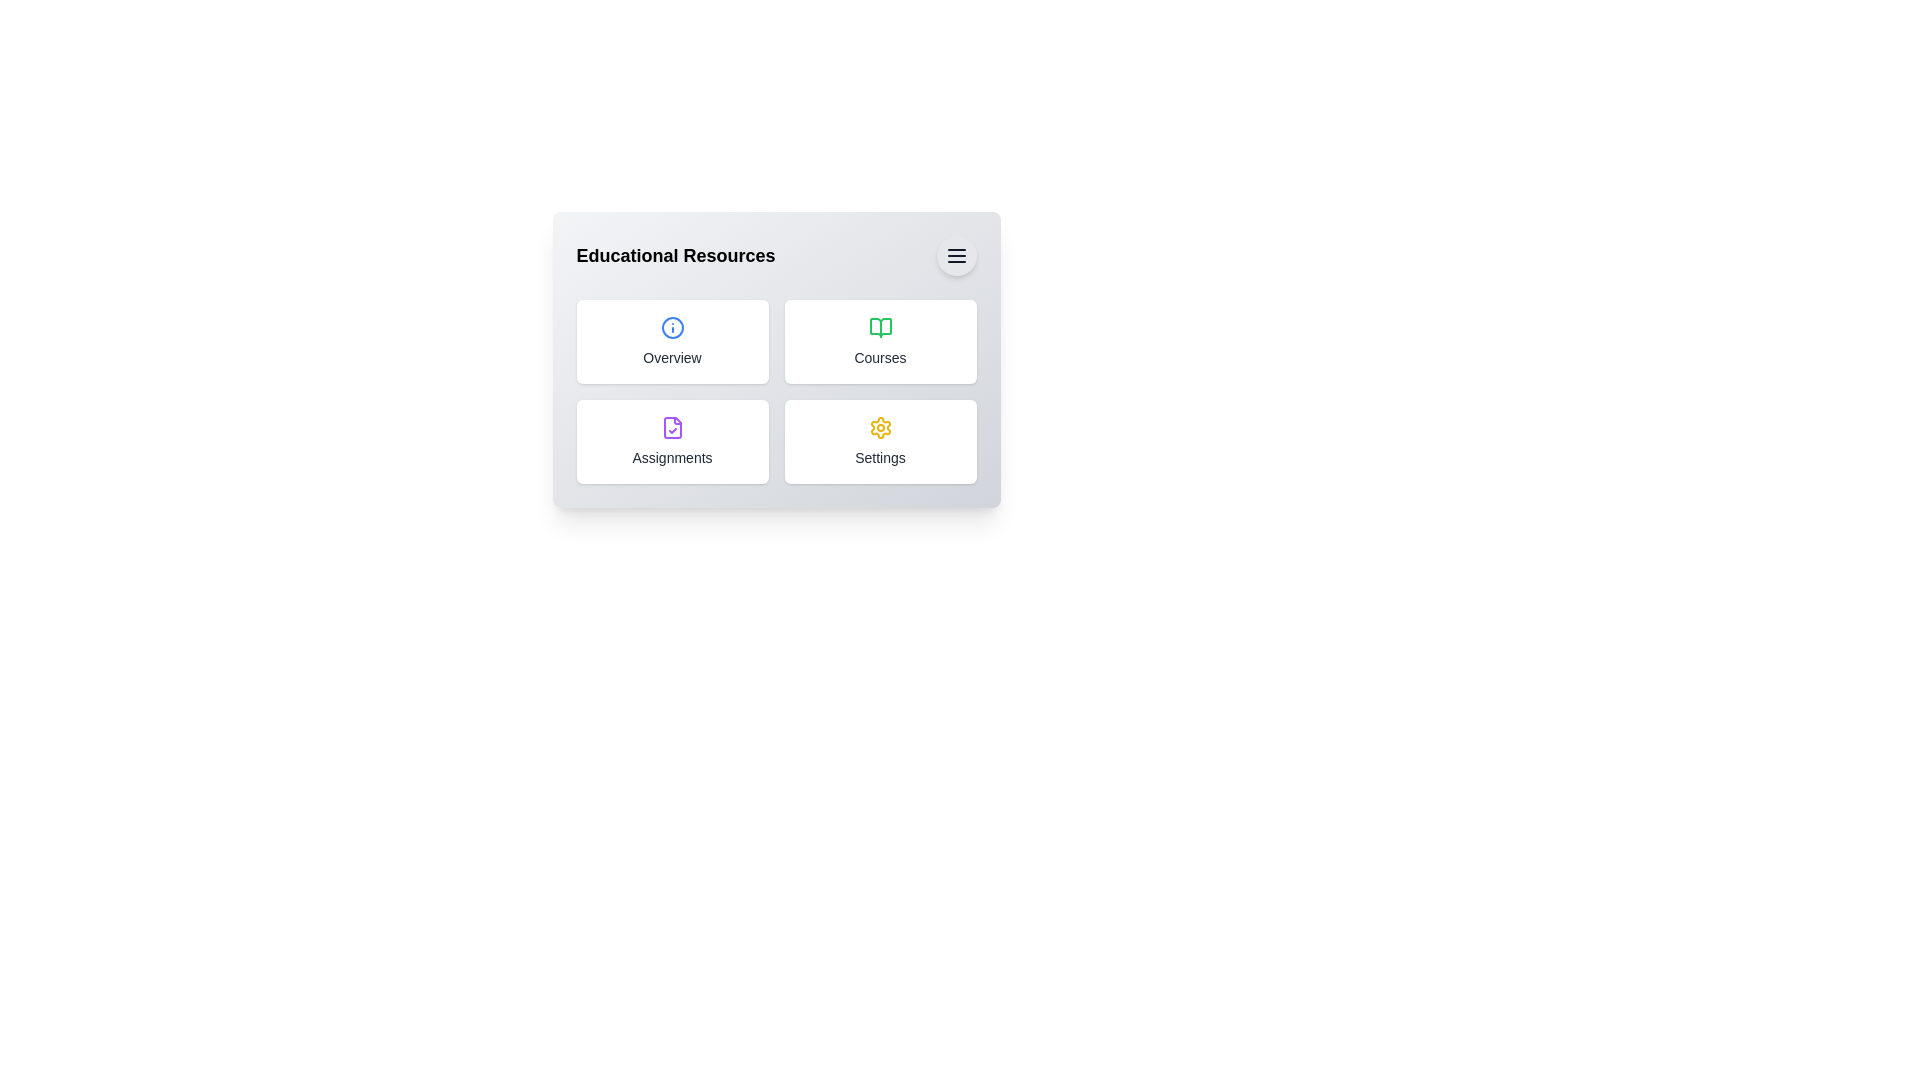 This screenshot has width=1920, height=1080. Describe the element at coordinates (880, 441) in the screenshot. I see `the 'Settings' button to select it` at that location.